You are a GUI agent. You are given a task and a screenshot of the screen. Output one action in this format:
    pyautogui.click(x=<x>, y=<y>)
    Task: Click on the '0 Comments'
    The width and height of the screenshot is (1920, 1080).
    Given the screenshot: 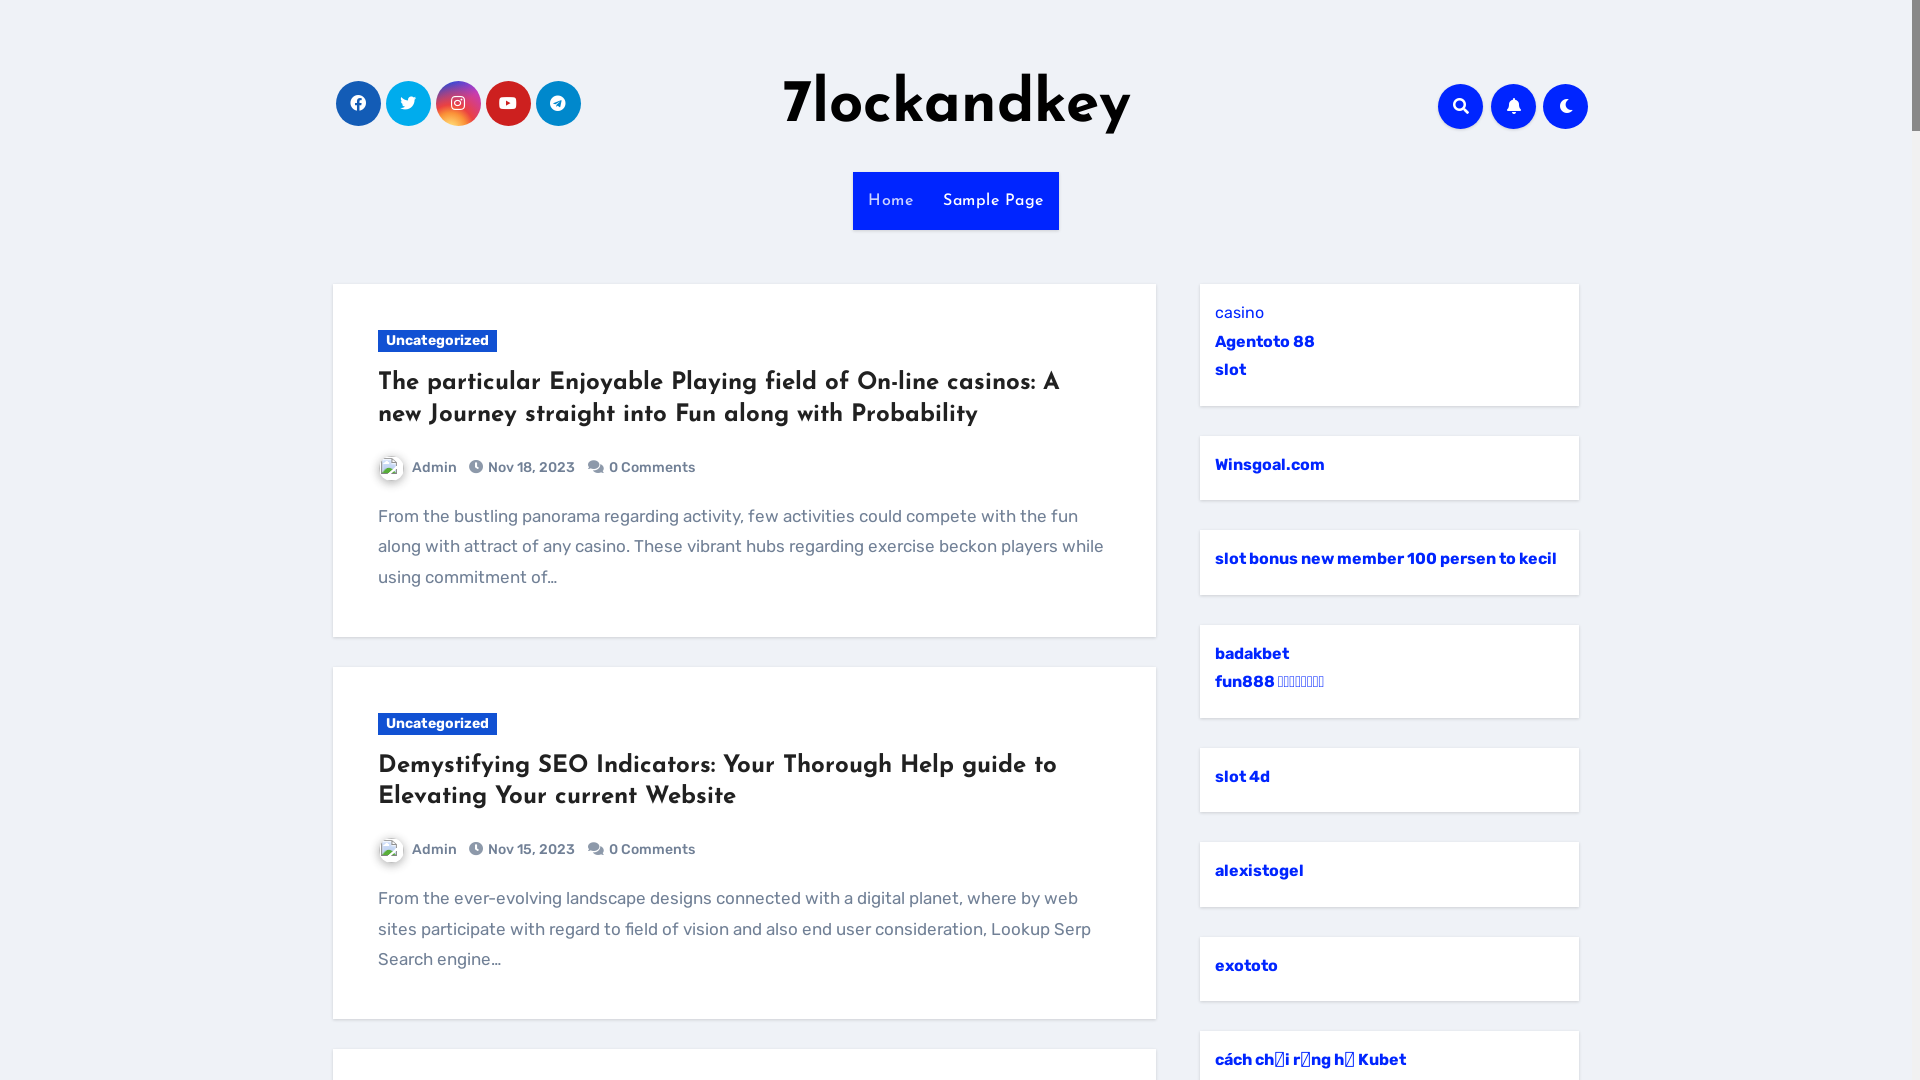 What is the action you would take?
    pyautogui.click(x=652, y=849)
    